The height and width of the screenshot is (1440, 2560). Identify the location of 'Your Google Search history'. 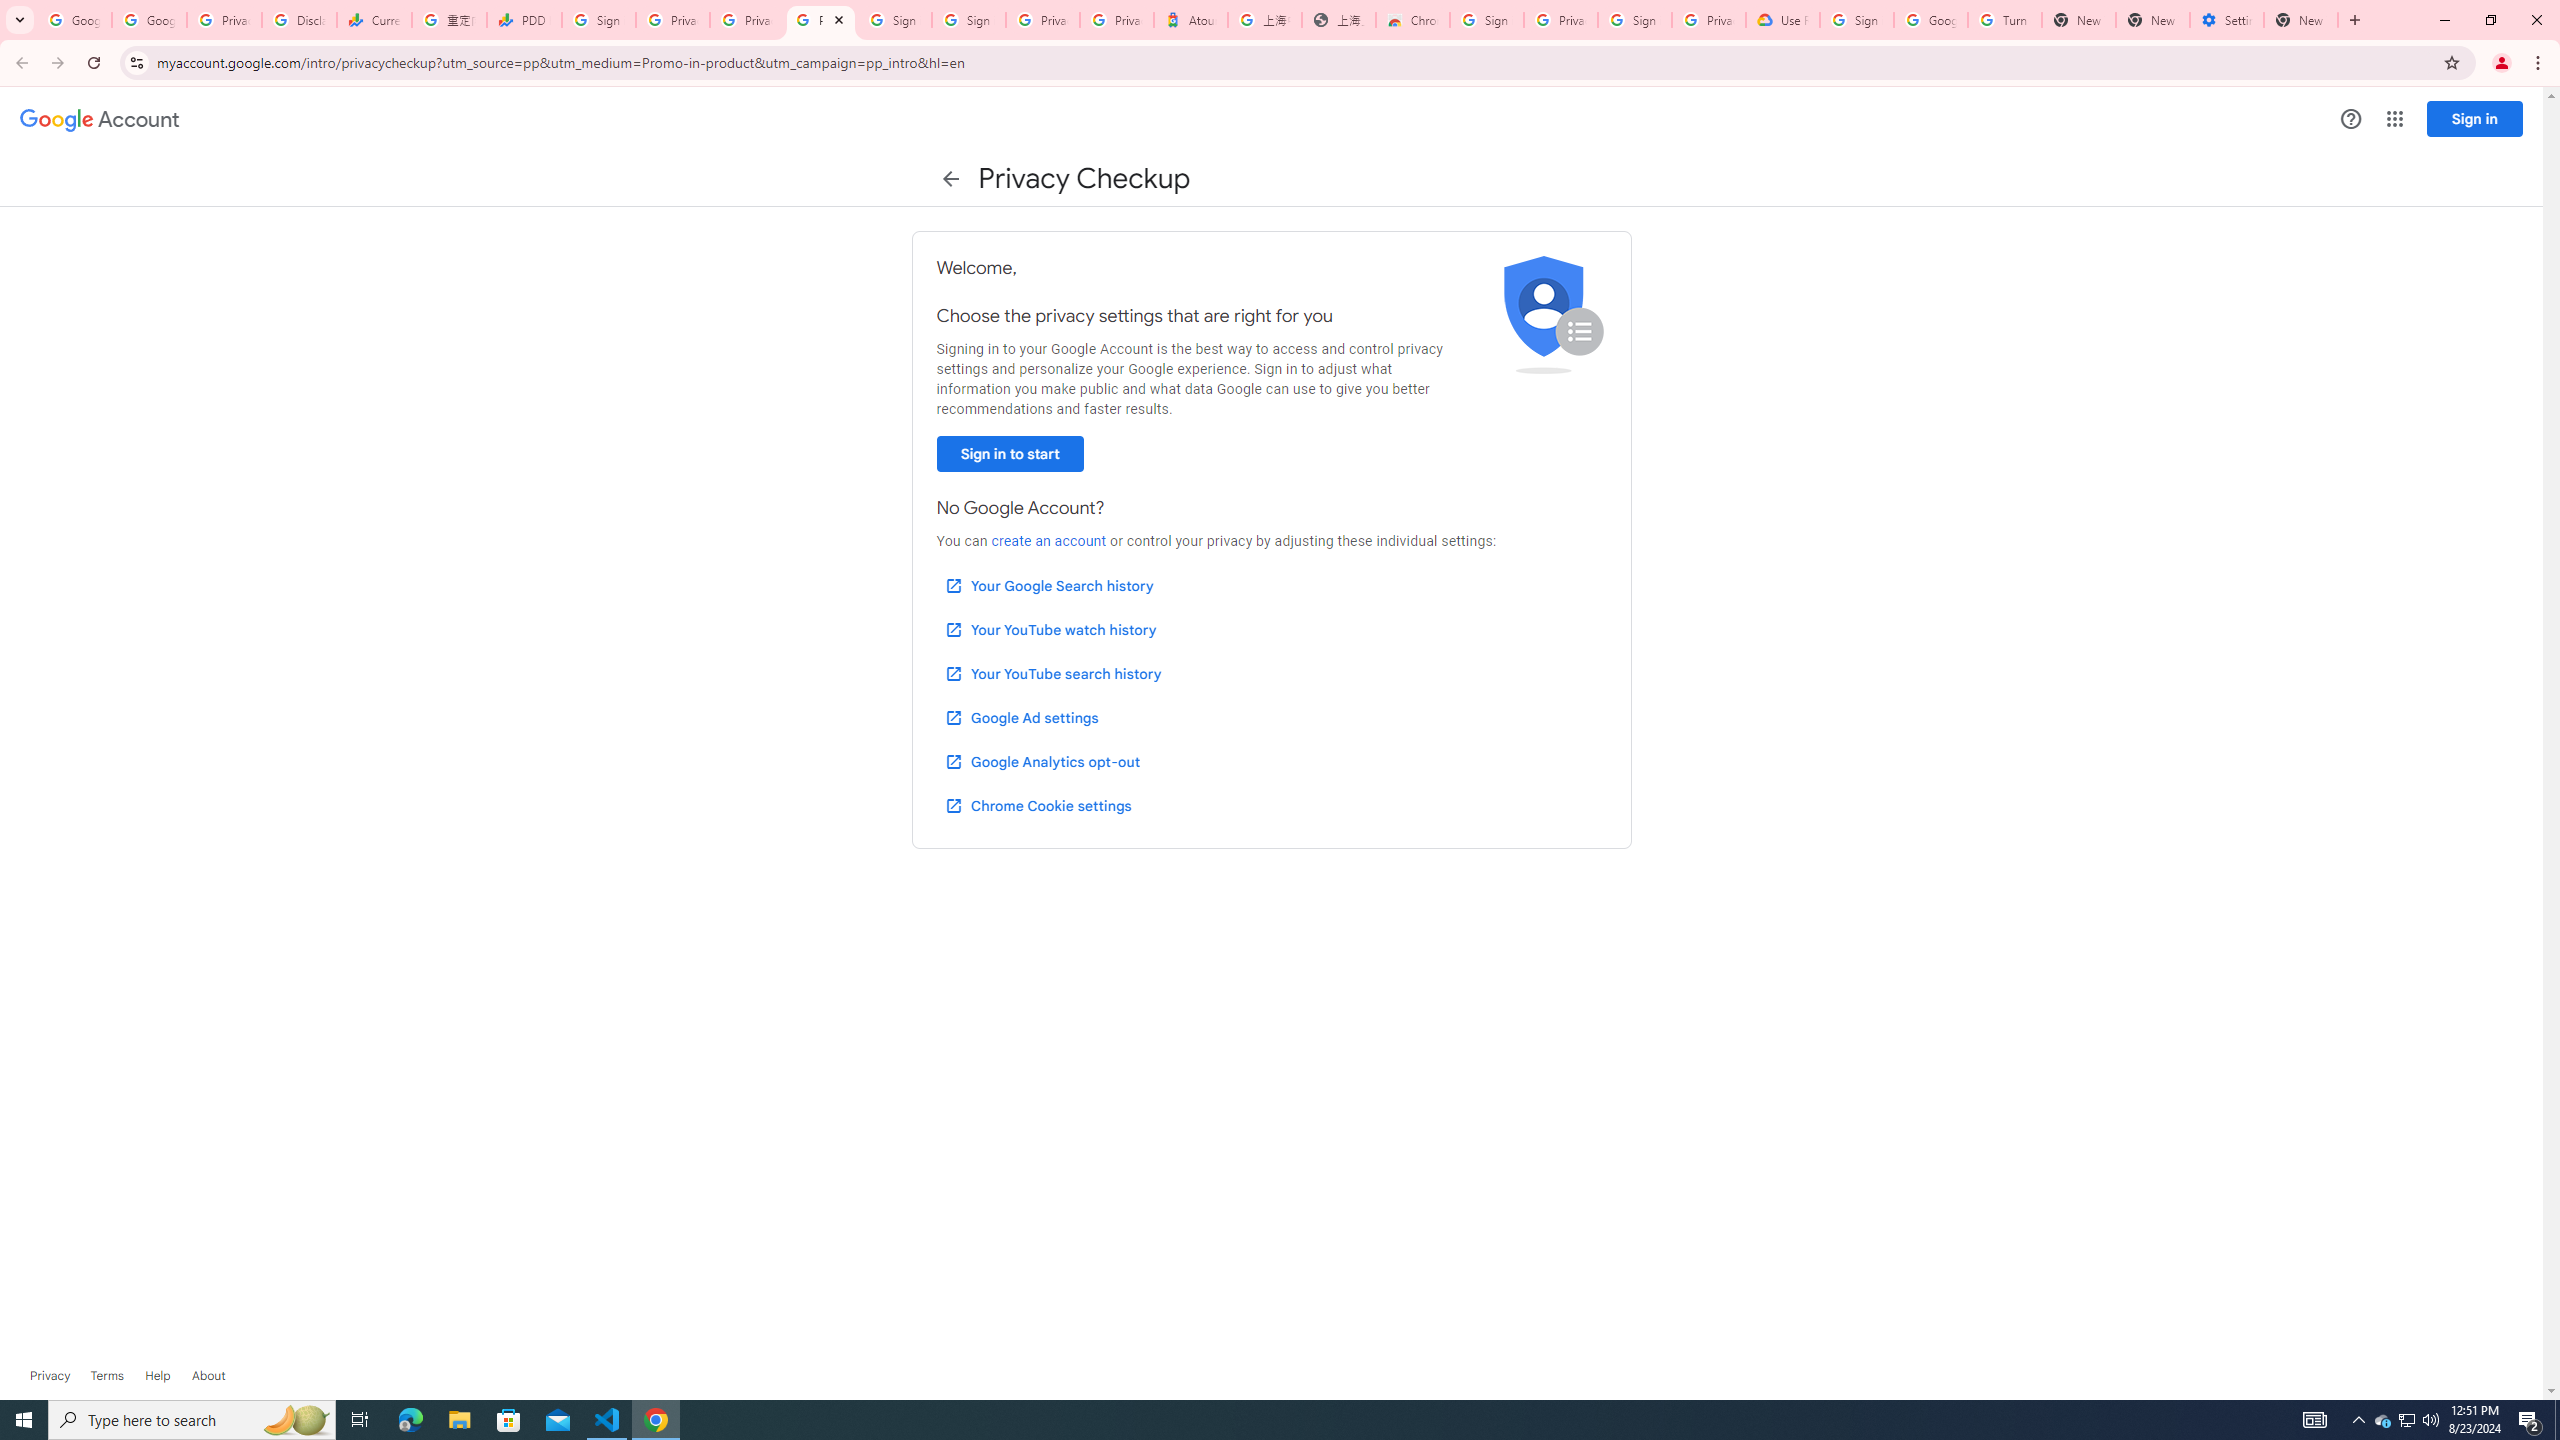
(1048, 585).